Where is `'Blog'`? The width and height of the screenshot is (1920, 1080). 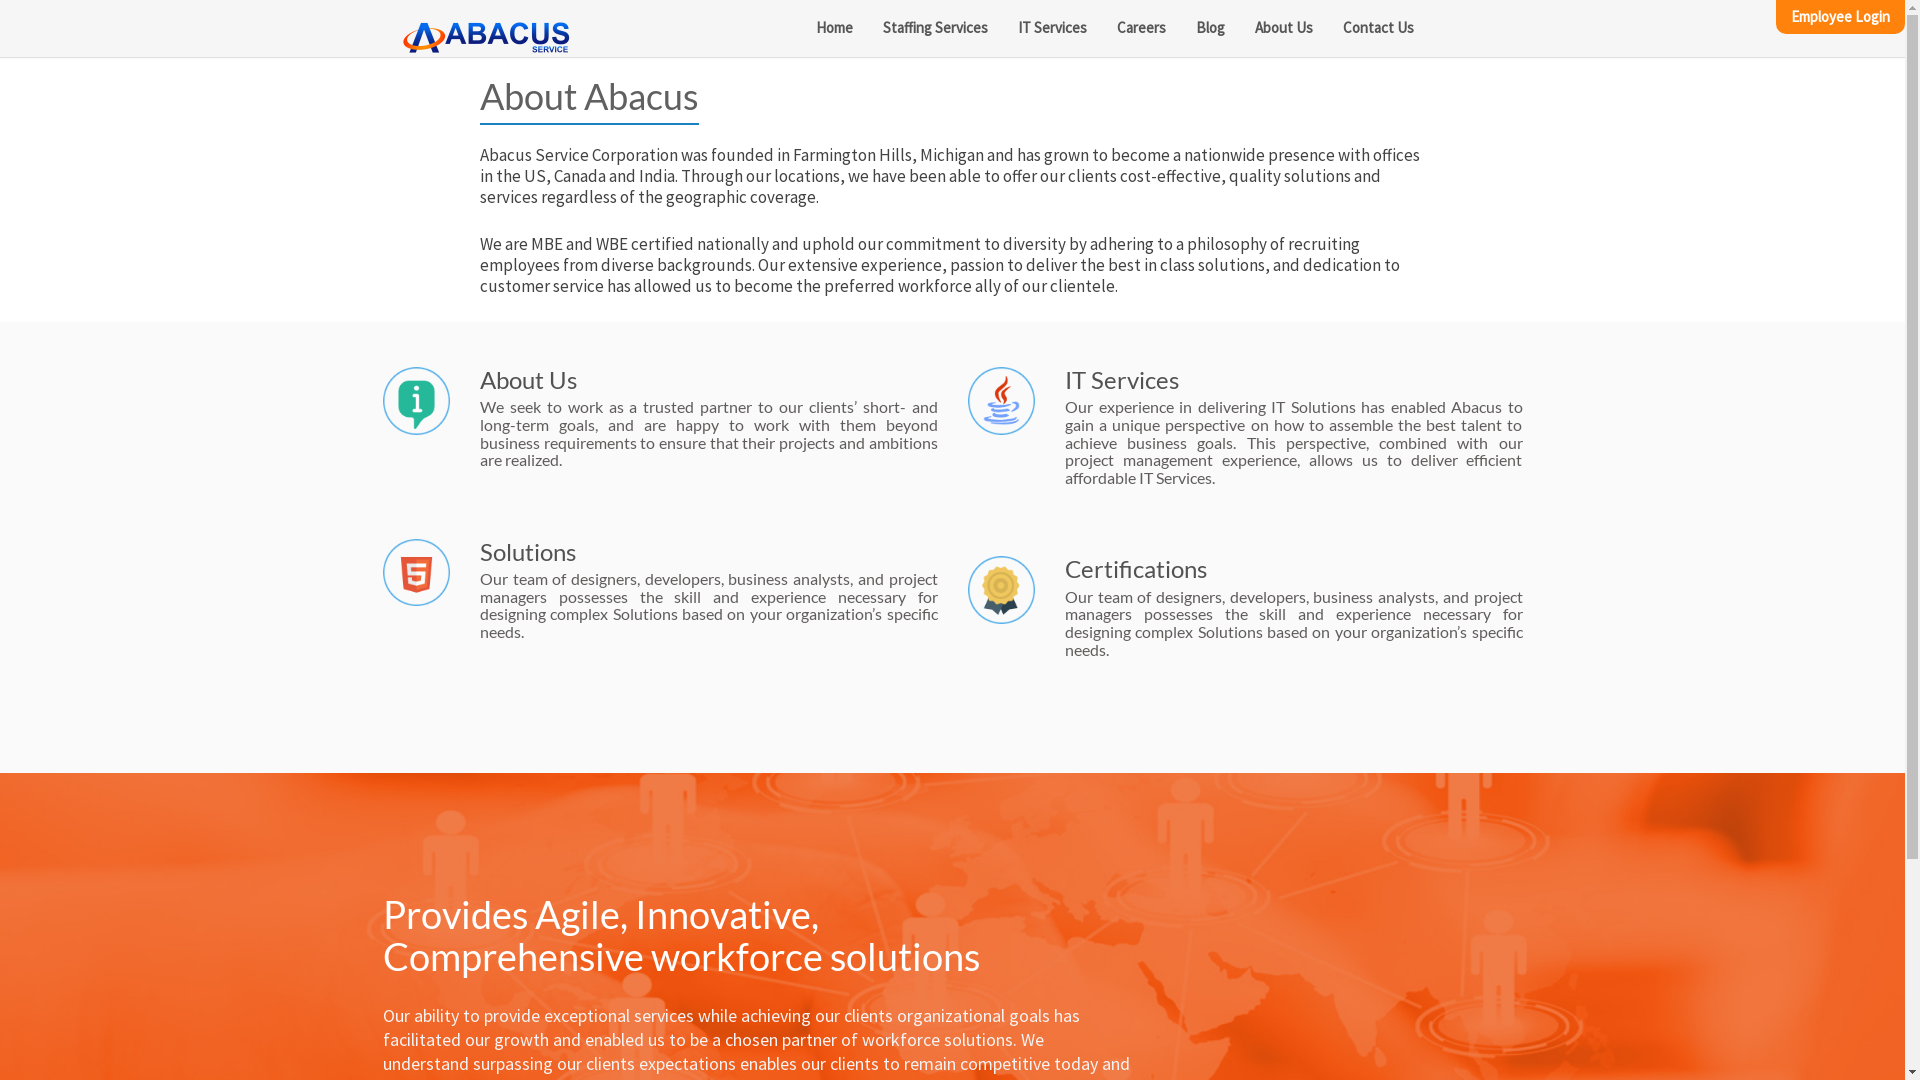 'Blog' is located at coordinates (1208, 27).